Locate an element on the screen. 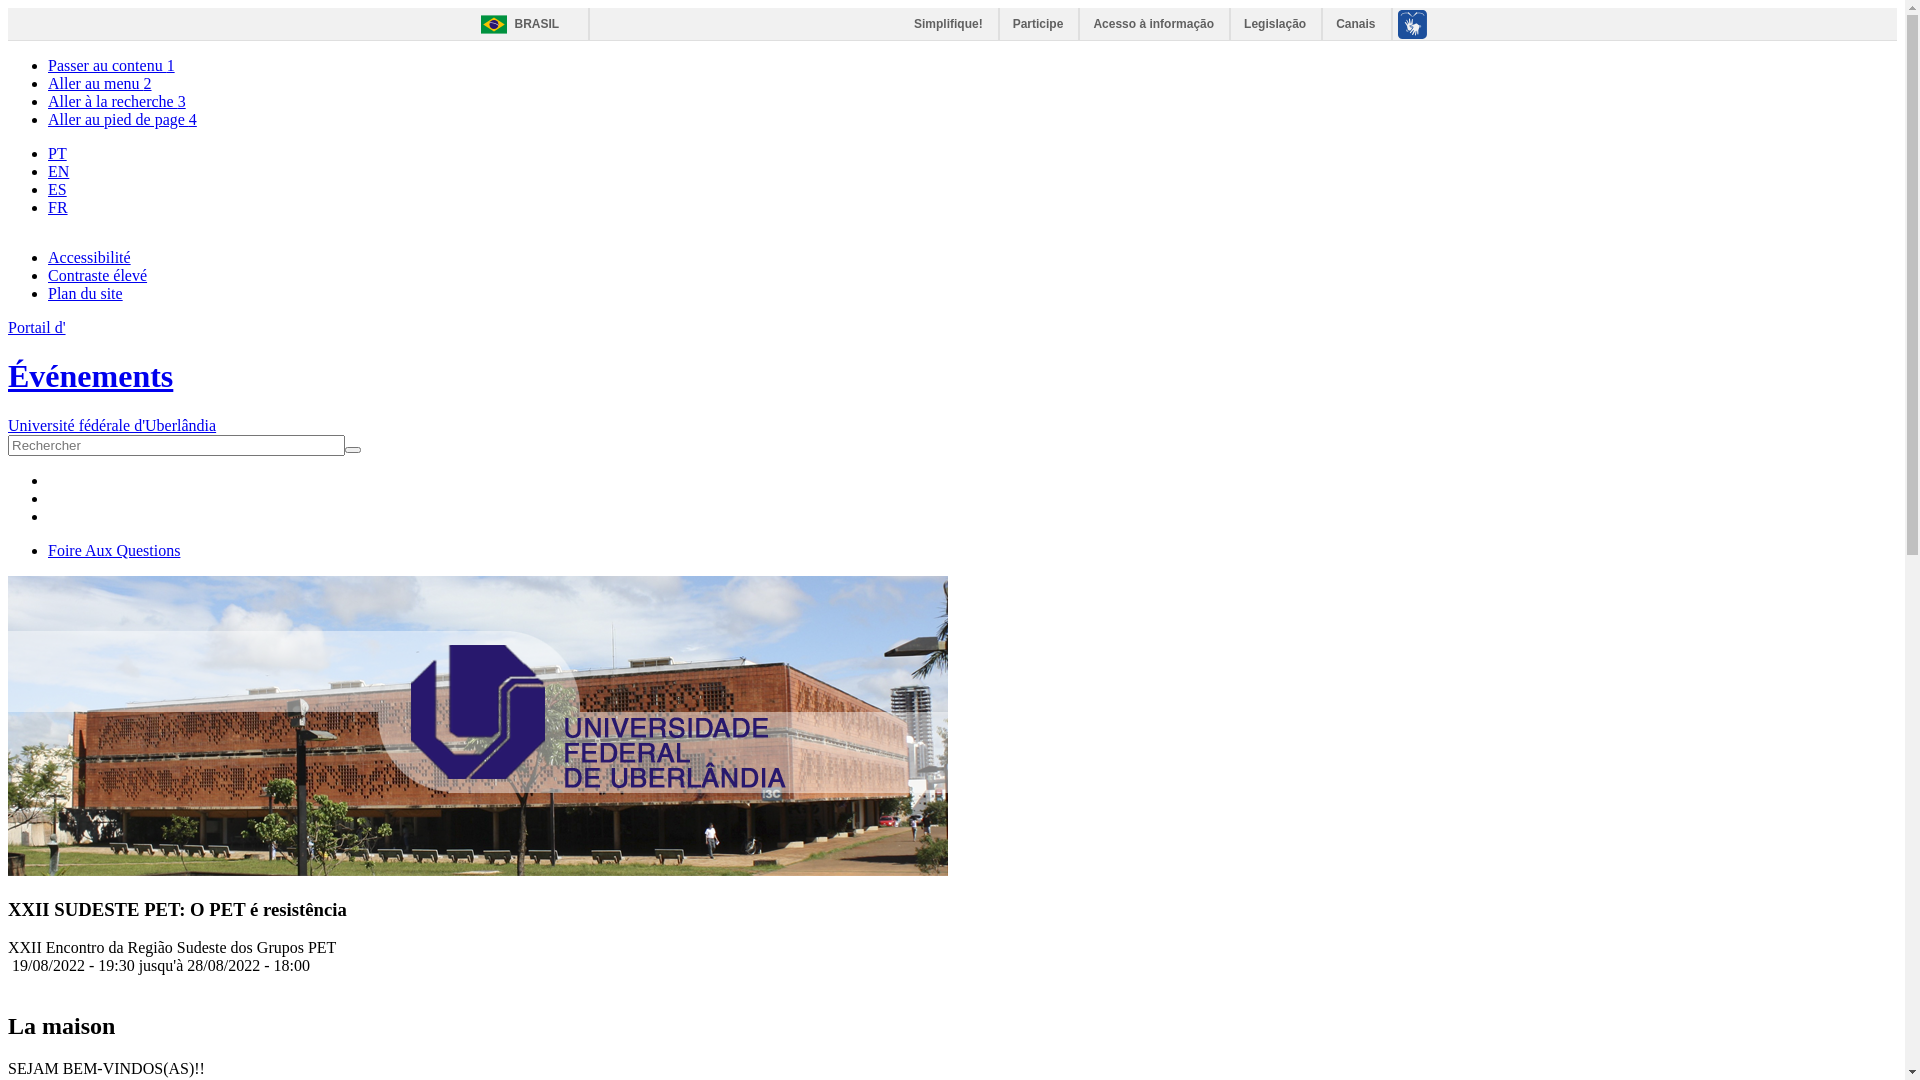  'Participe' is located at coordinates (1039, 23).